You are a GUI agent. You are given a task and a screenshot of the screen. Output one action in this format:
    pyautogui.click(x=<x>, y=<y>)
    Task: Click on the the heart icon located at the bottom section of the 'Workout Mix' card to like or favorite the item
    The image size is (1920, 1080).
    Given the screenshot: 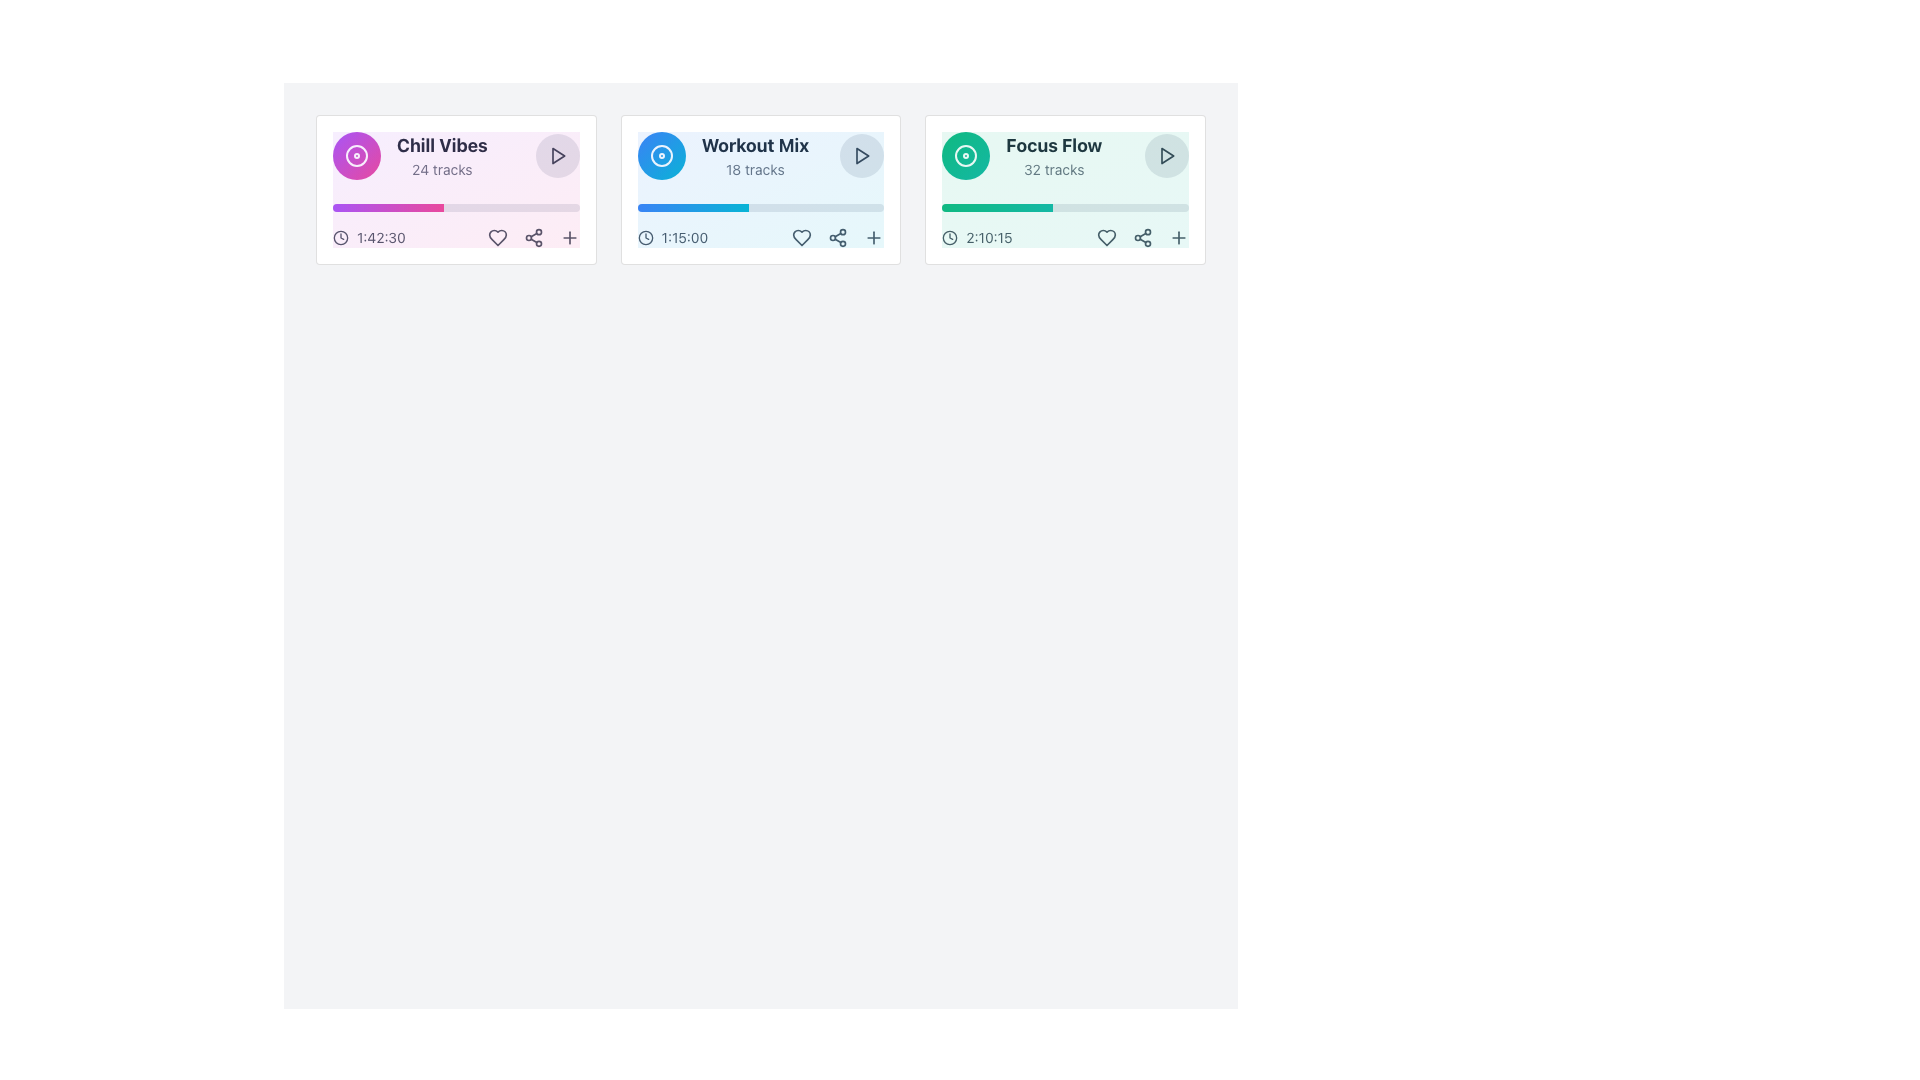 What is the action you would take?
    pyautogui.click(x=802, y=237)
    